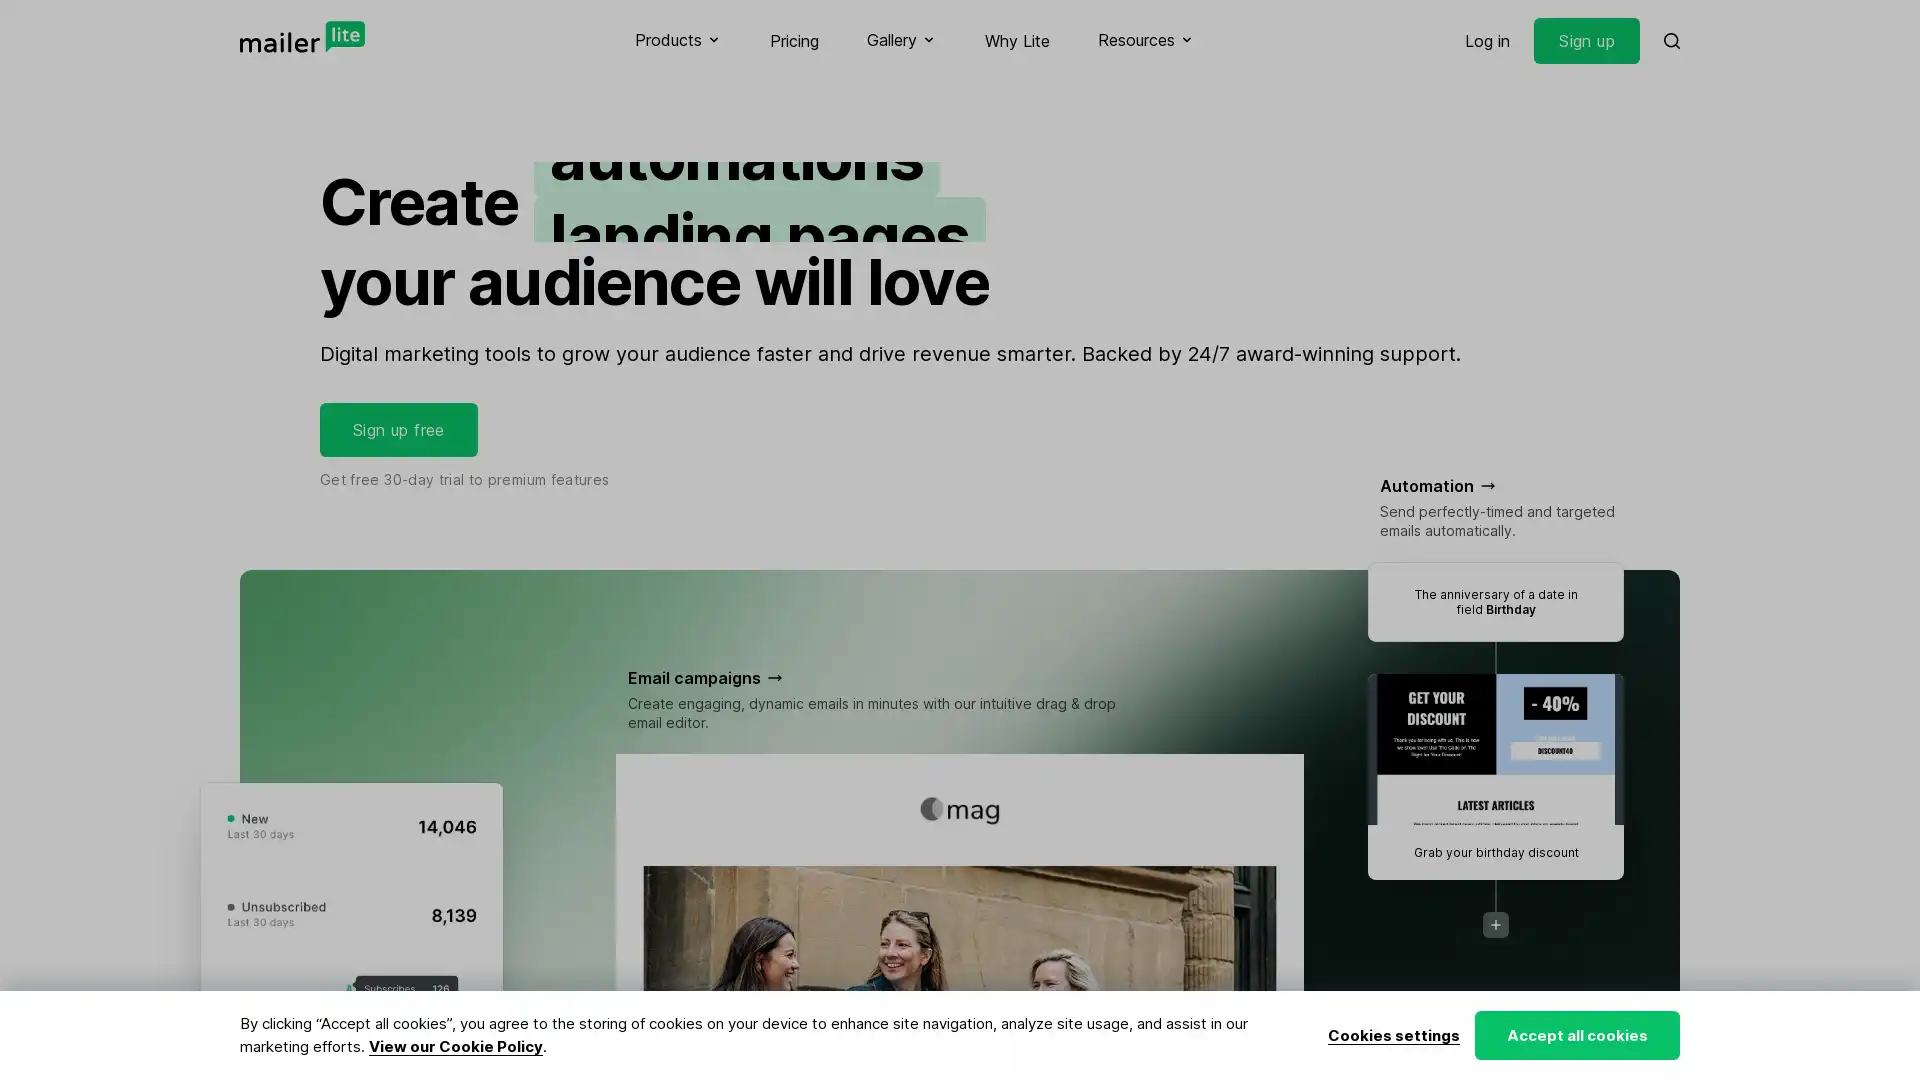 The image size is (1920, 1080). What do you see at coordinates (1576, 1035) in the screenshot?
I see `Accept all cookies` at bounding box center [1576, 1035].